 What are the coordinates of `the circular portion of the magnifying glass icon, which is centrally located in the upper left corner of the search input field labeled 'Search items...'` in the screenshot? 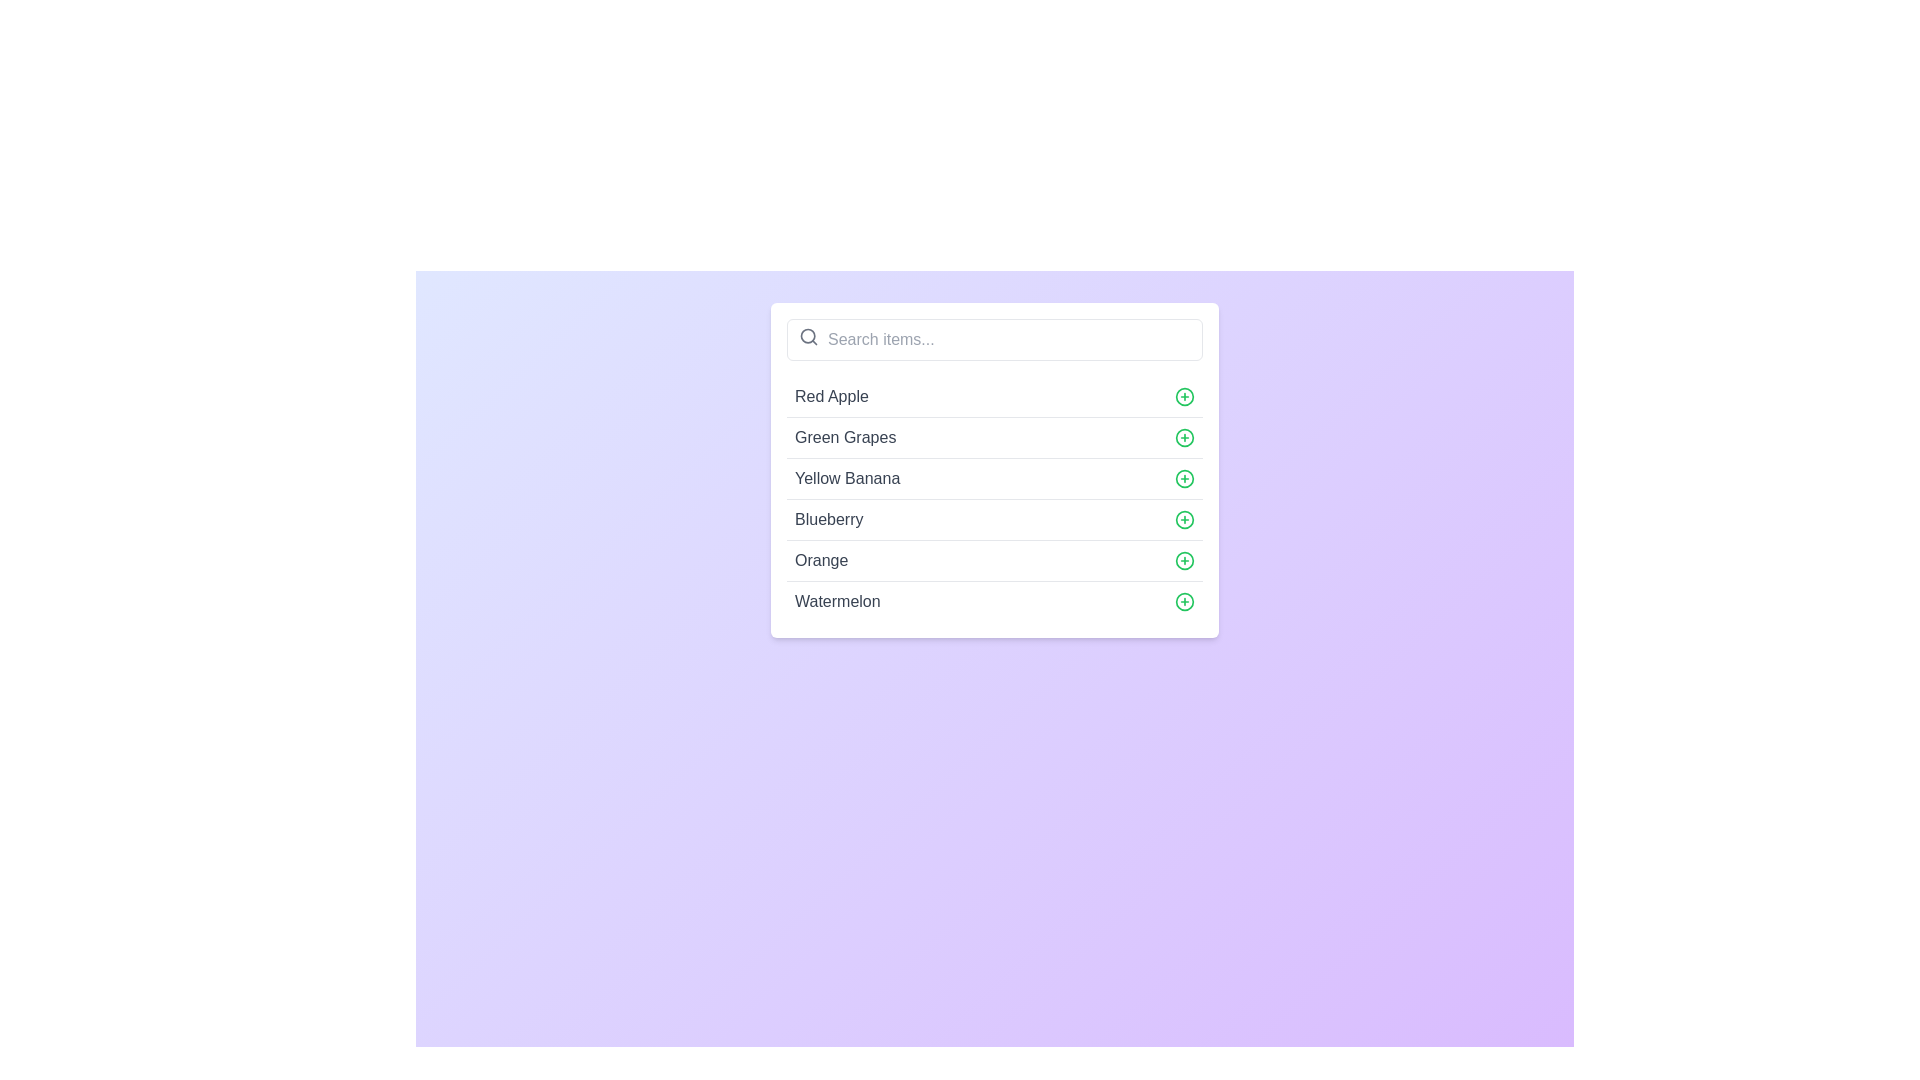 It's located at (808, 335).